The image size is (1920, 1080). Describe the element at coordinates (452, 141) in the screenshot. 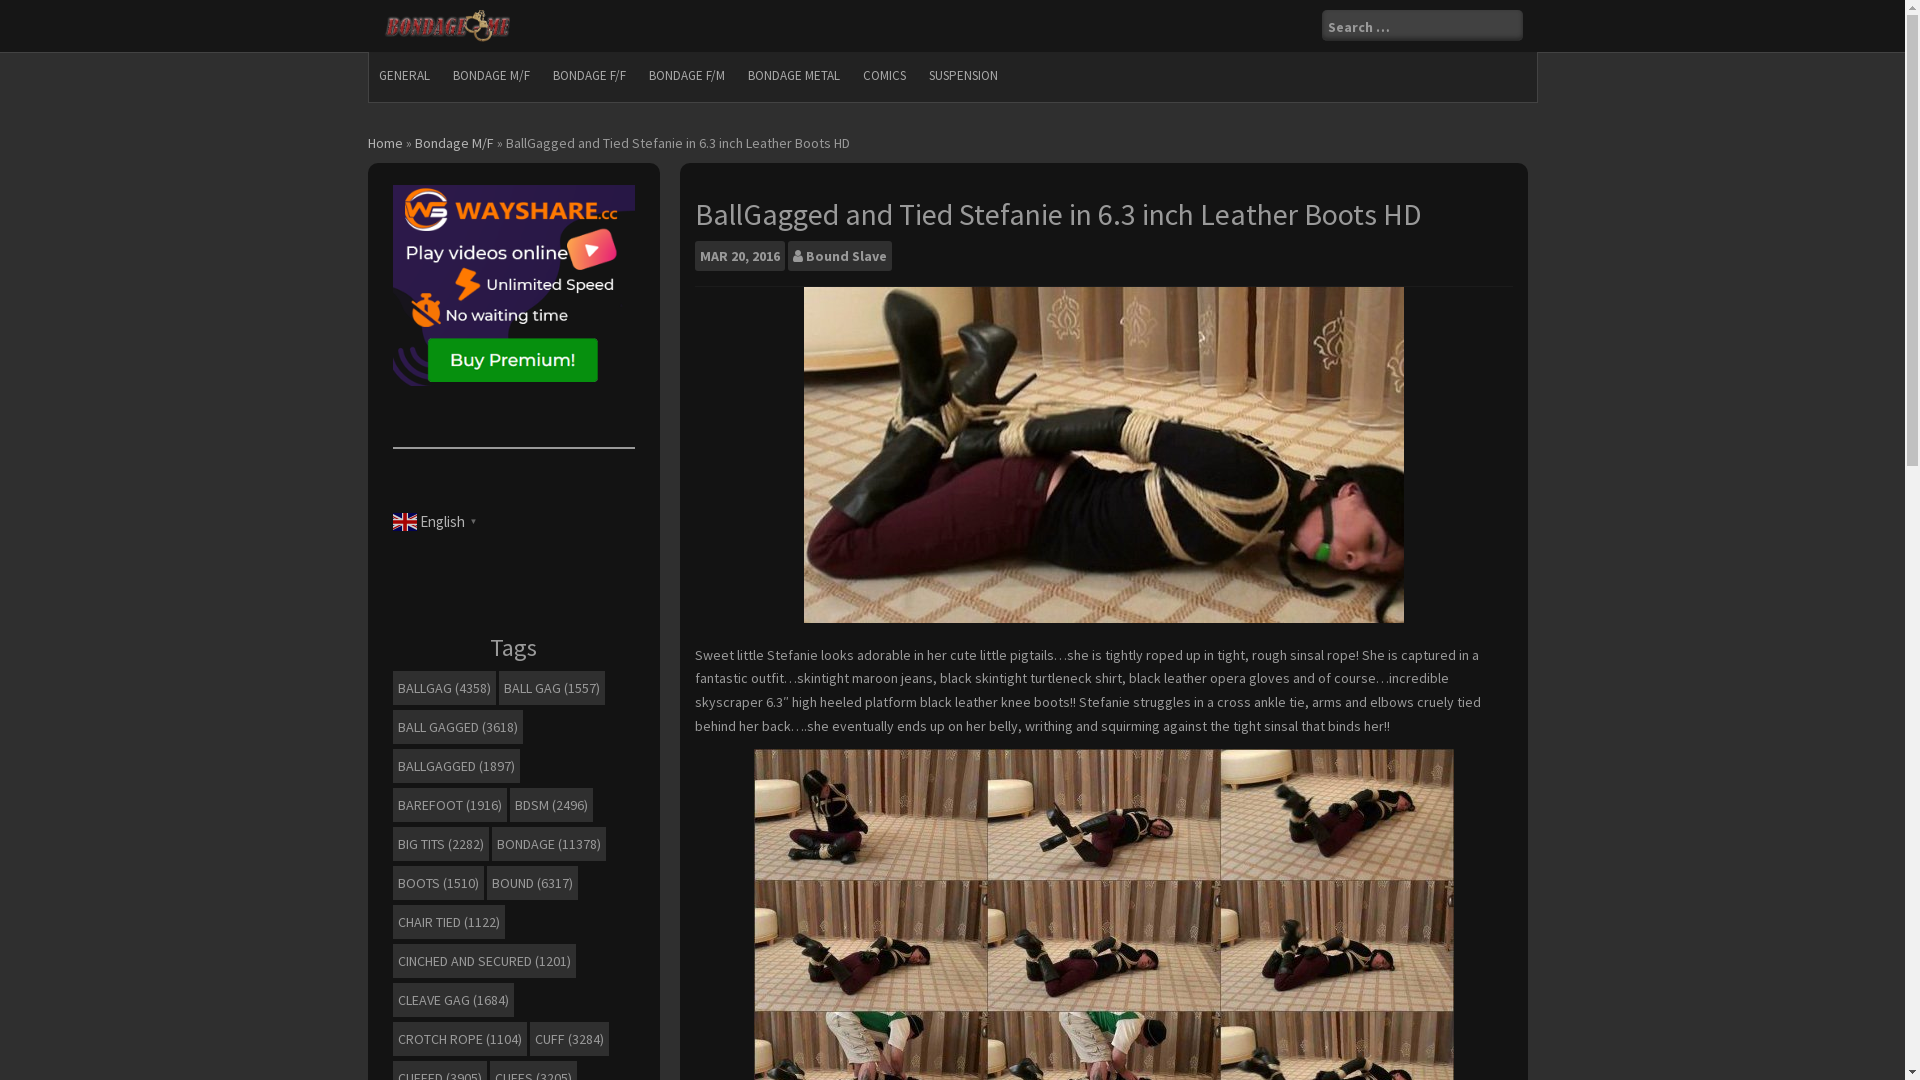

I see `'Bondage M/F'` at that location.